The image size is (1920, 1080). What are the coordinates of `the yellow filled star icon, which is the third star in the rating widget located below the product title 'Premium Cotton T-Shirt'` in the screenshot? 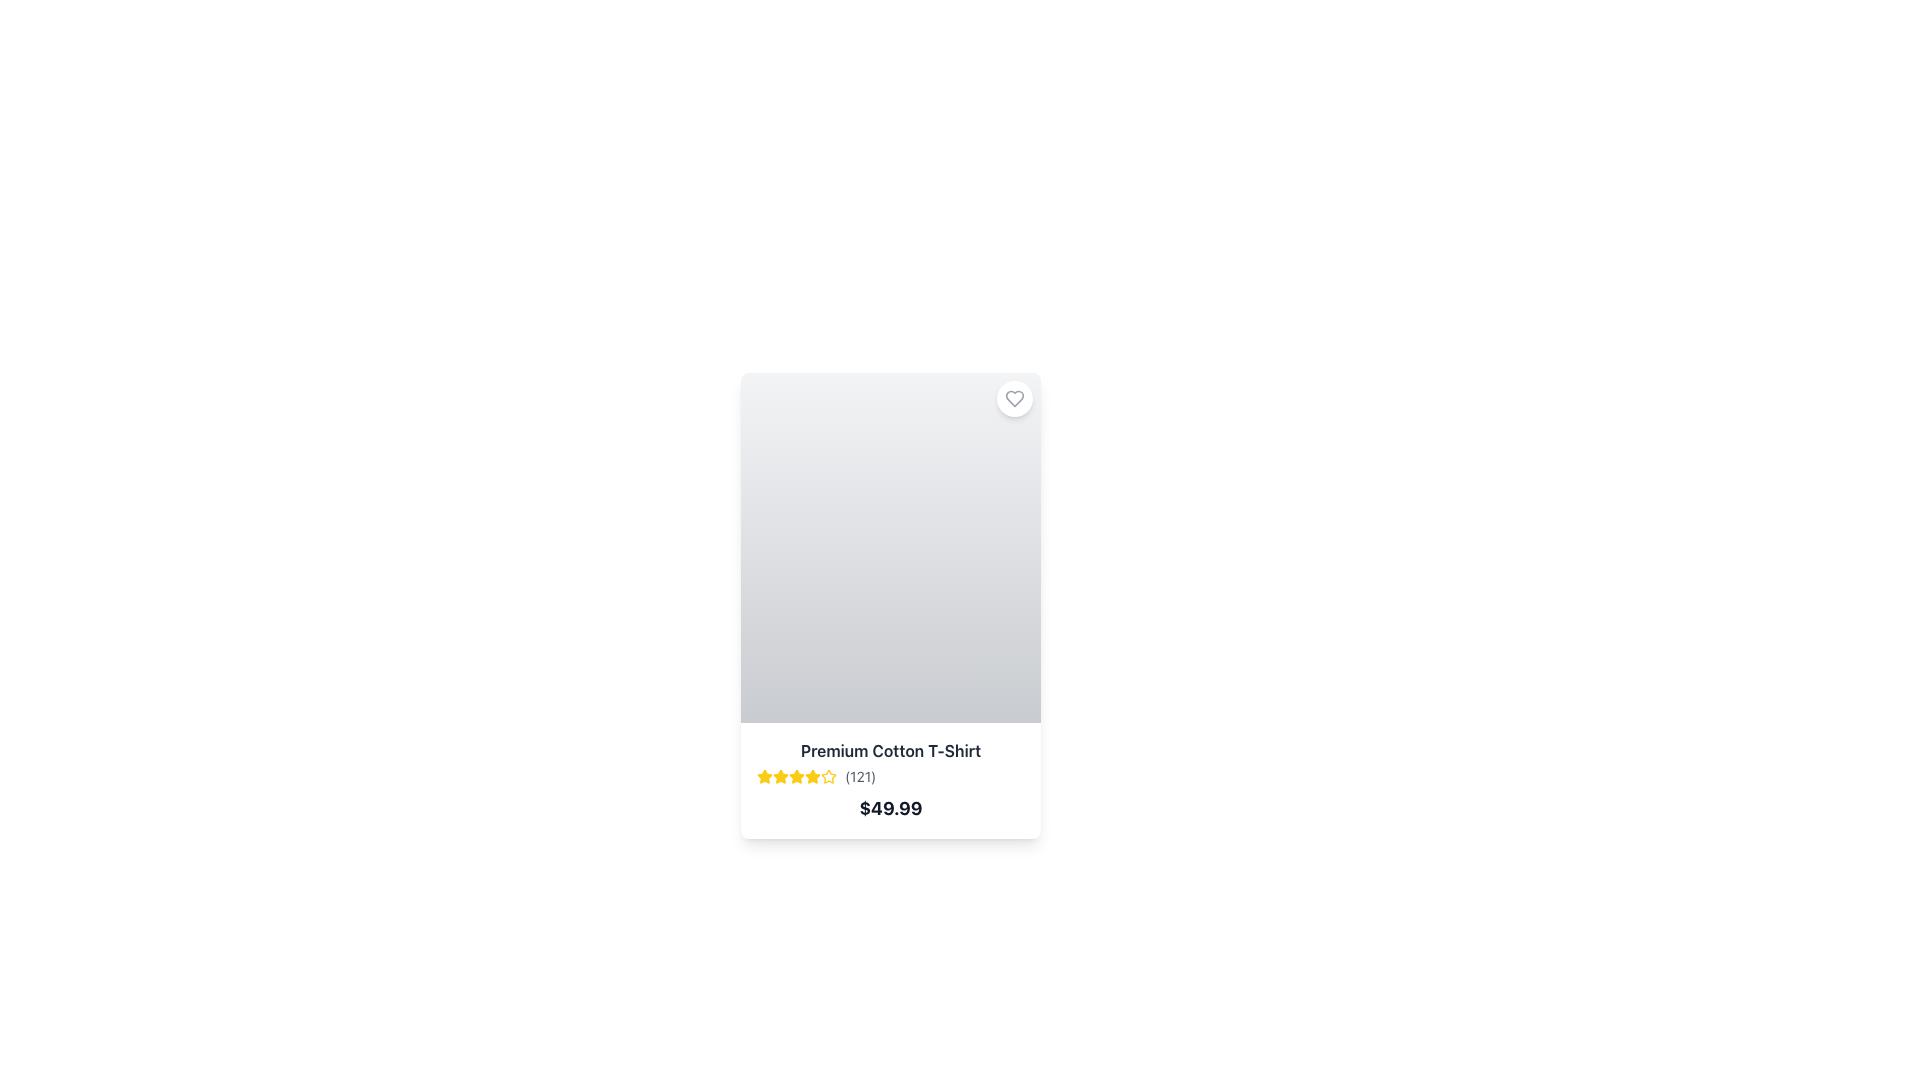 It's located at (780, 775).